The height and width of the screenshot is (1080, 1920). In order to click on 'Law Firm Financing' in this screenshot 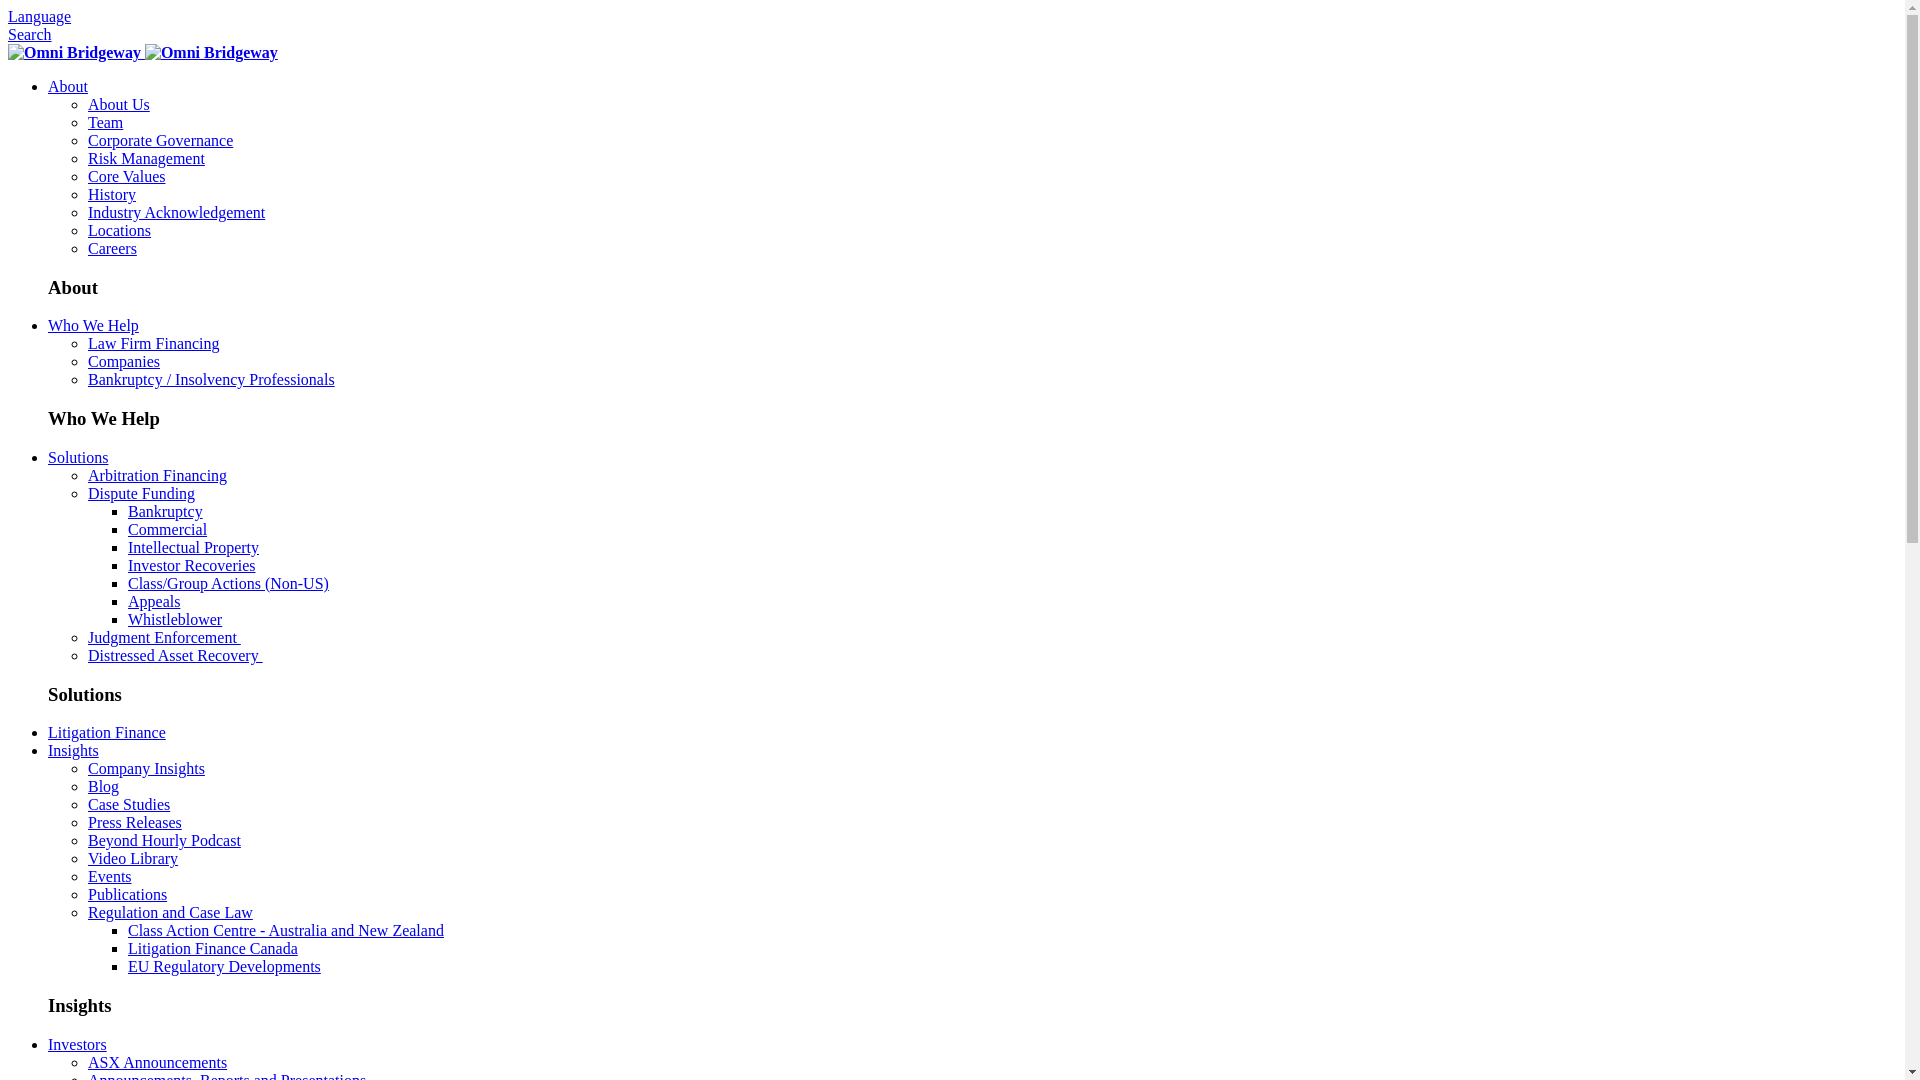, I will do `click(86, 342)`.